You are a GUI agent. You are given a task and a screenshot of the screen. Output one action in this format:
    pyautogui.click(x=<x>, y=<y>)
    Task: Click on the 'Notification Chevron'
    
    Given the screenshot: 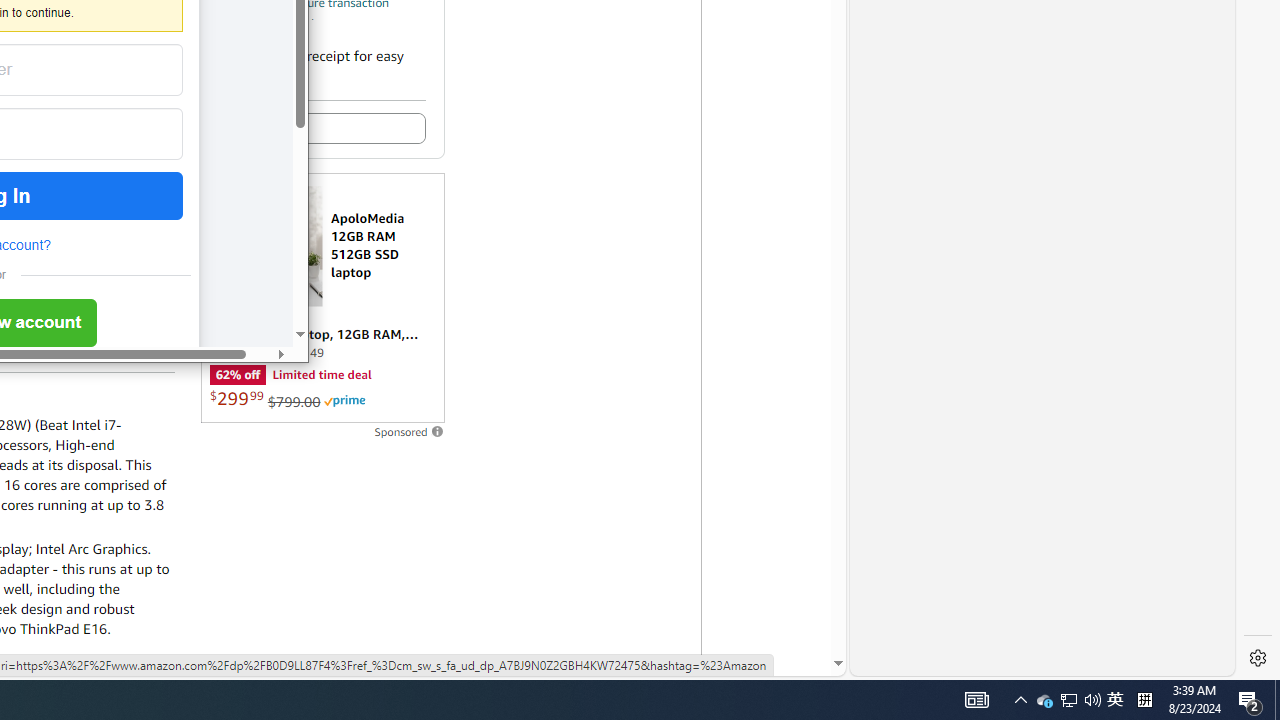 What is the action you would take?
    pyautogui.click(x=1020, y=698)
    